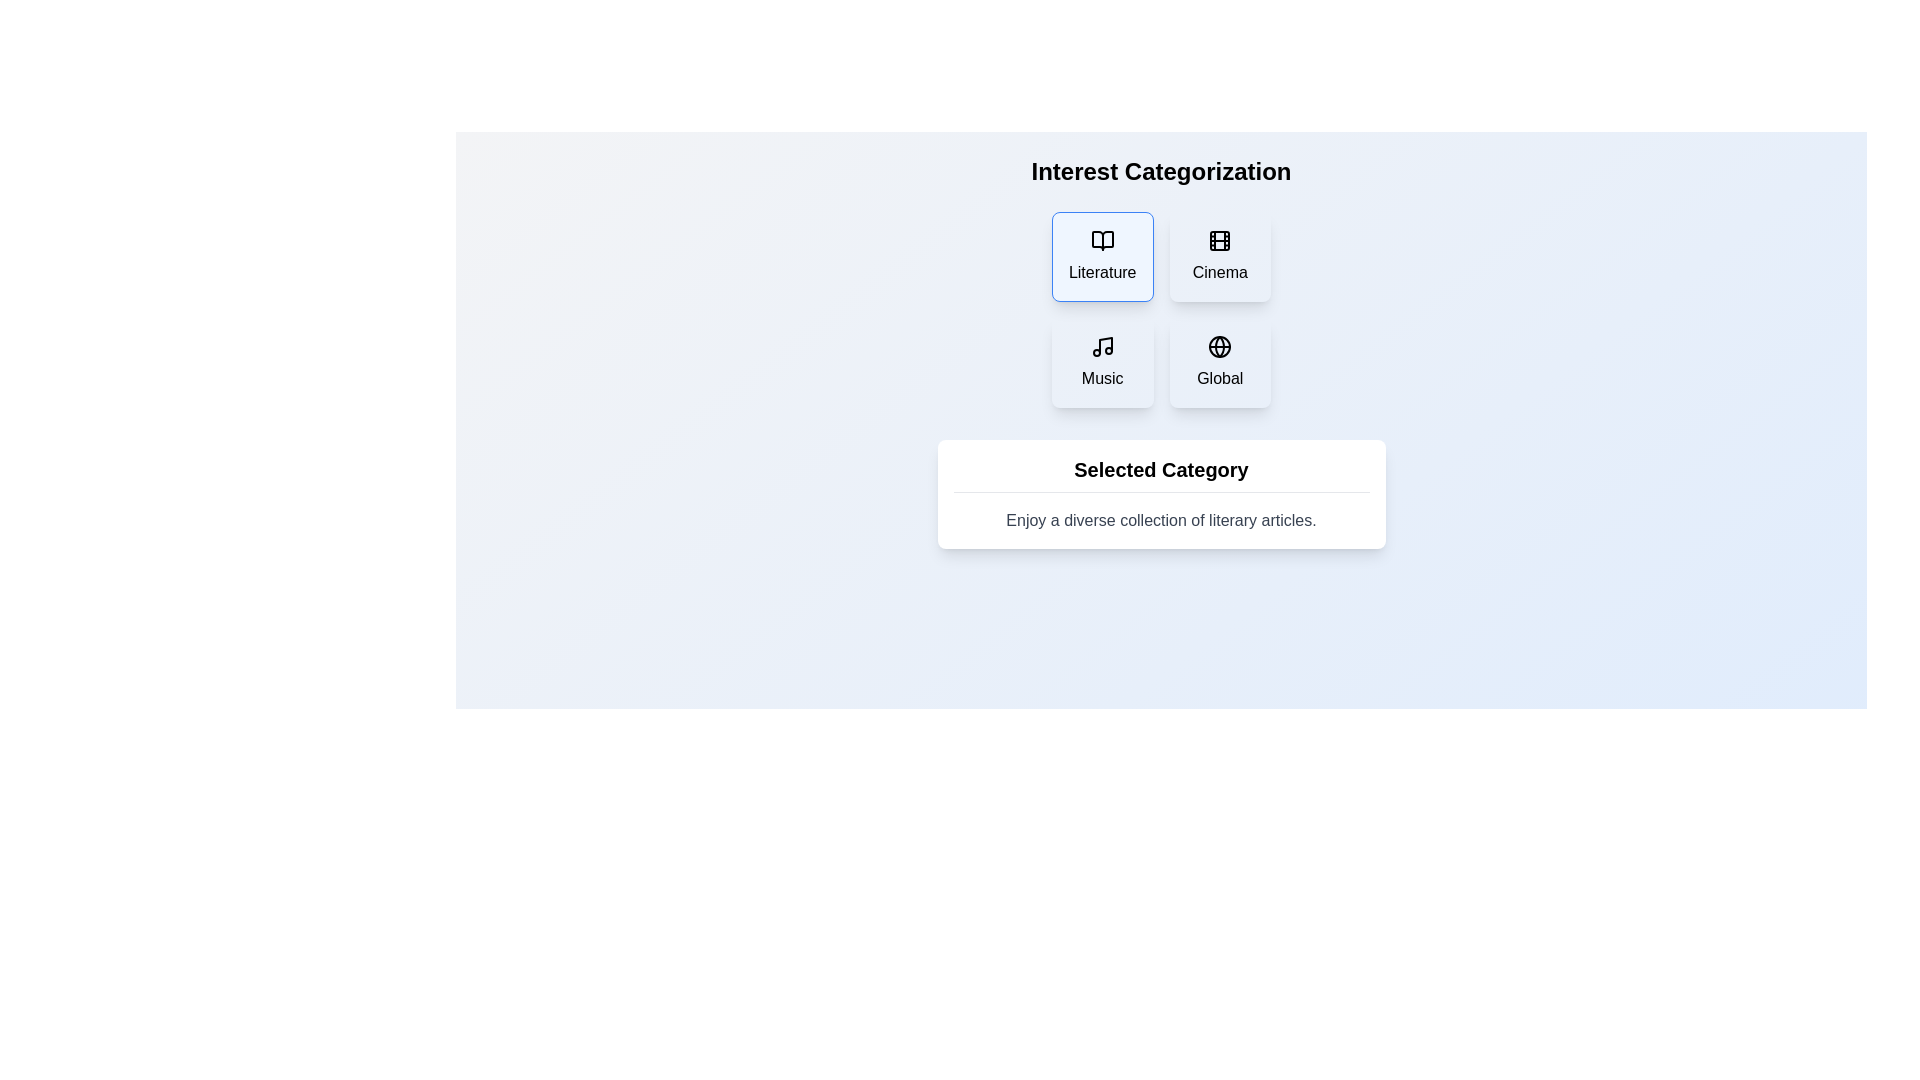 This screenshot has height=1080, width=1920. What do you see at coordinates (1101, 256) in the screenshot?
I see `the 'Literature' category button located at the top-left corner of the grid layout` at bounding box center [1101, 256].